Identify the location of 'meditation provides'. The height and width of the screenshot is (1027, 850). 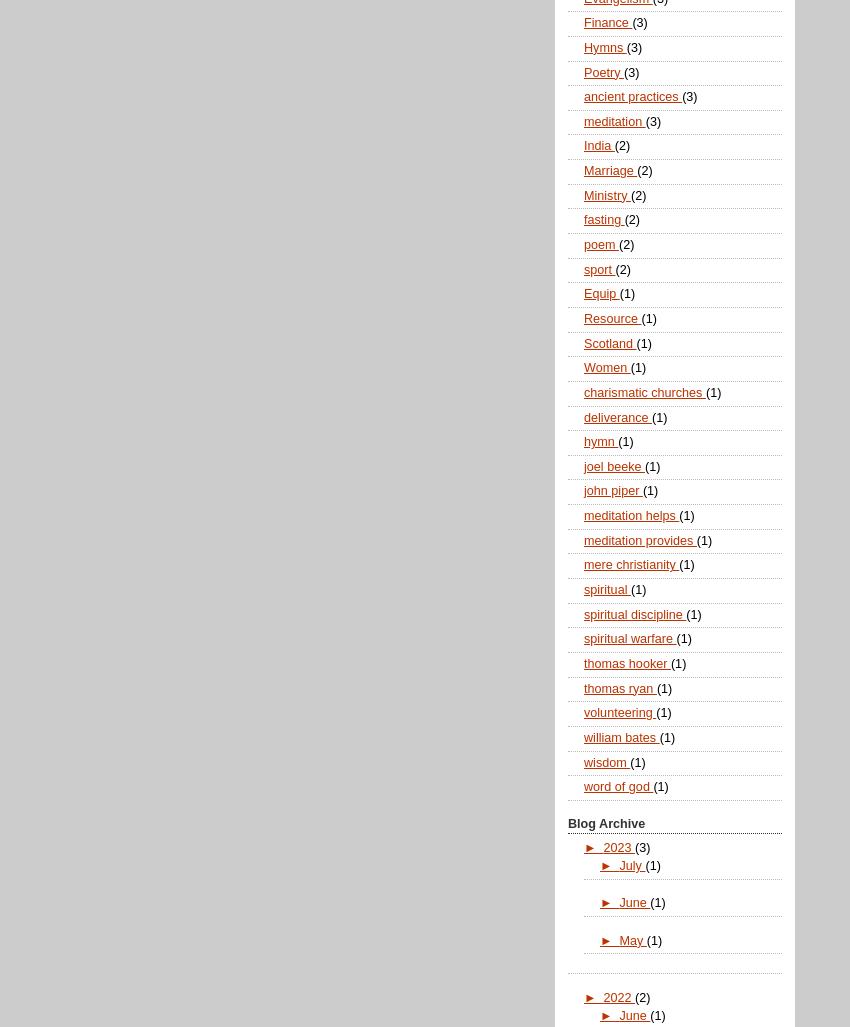
(639, 538).